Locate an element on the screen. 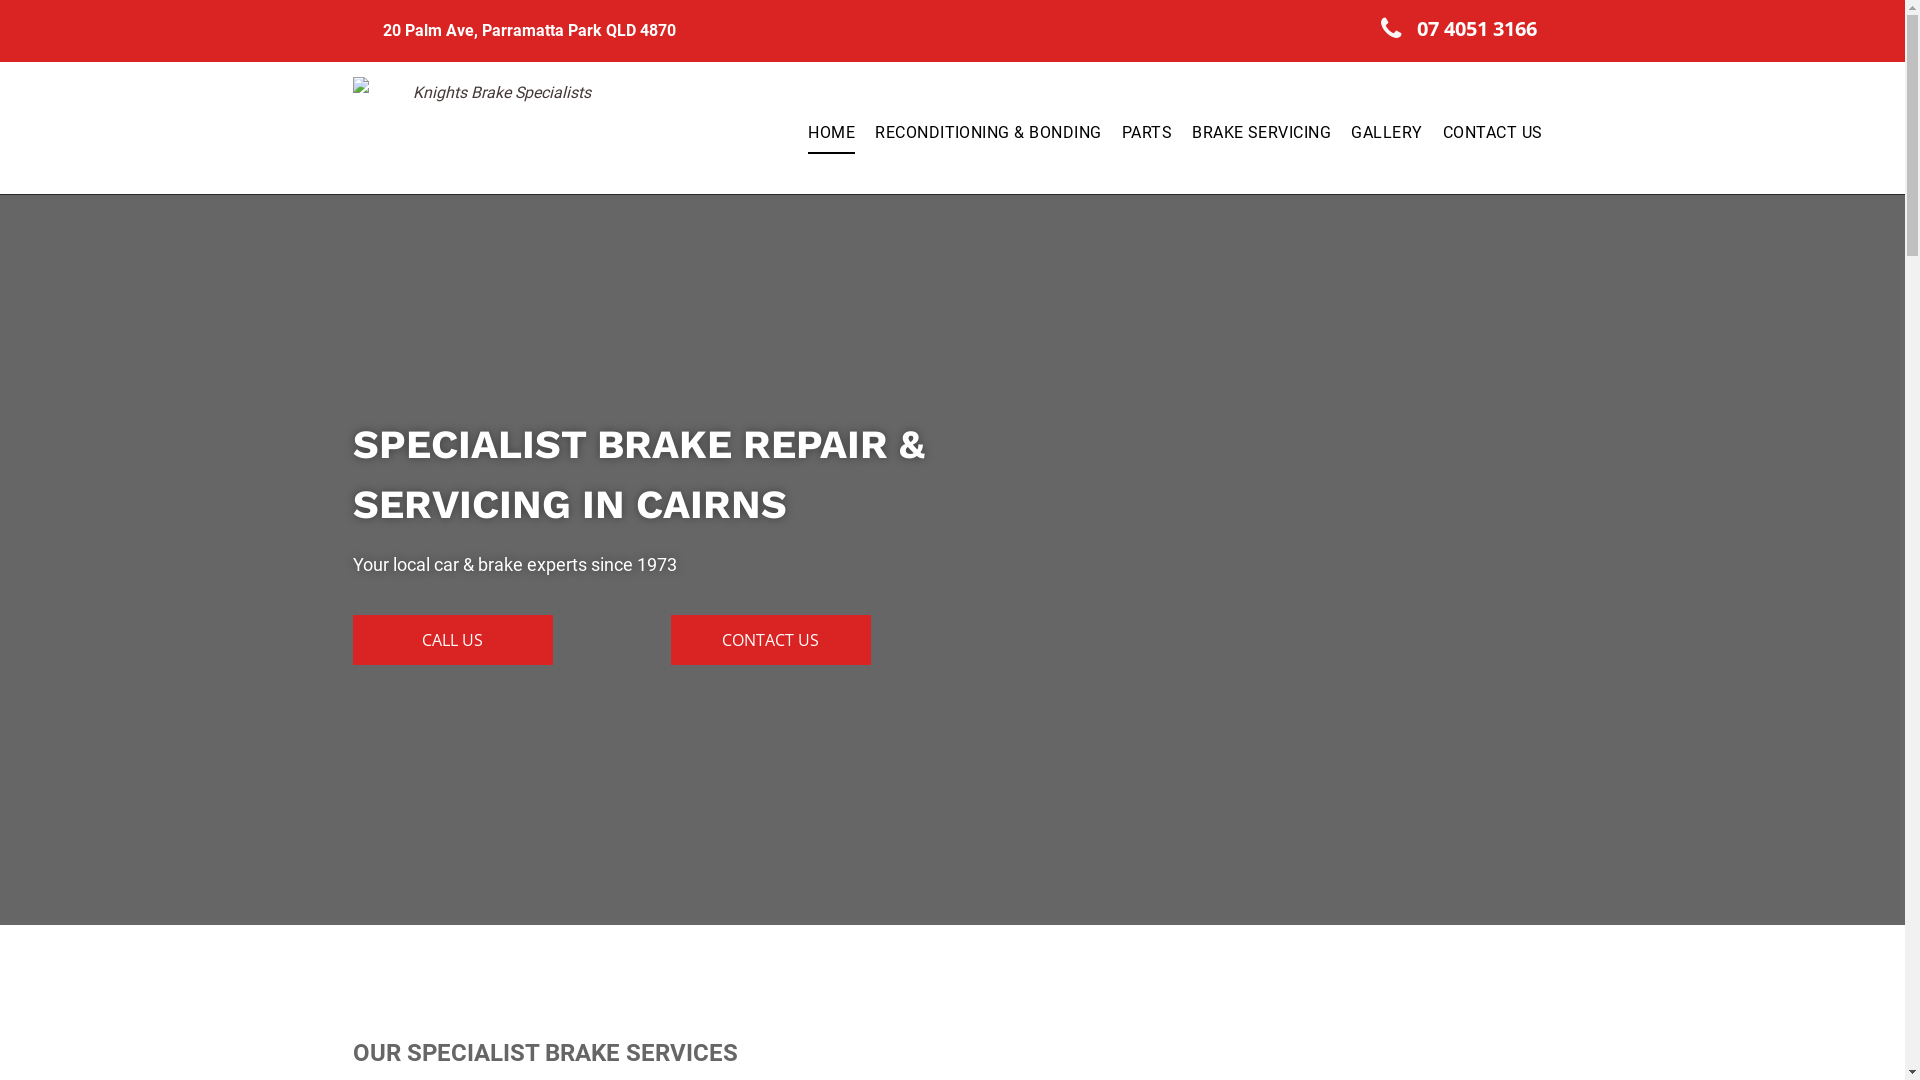 This screenshot has height=1080, width=1920. 'GALLERY' is located at coordinates (1385, 132).